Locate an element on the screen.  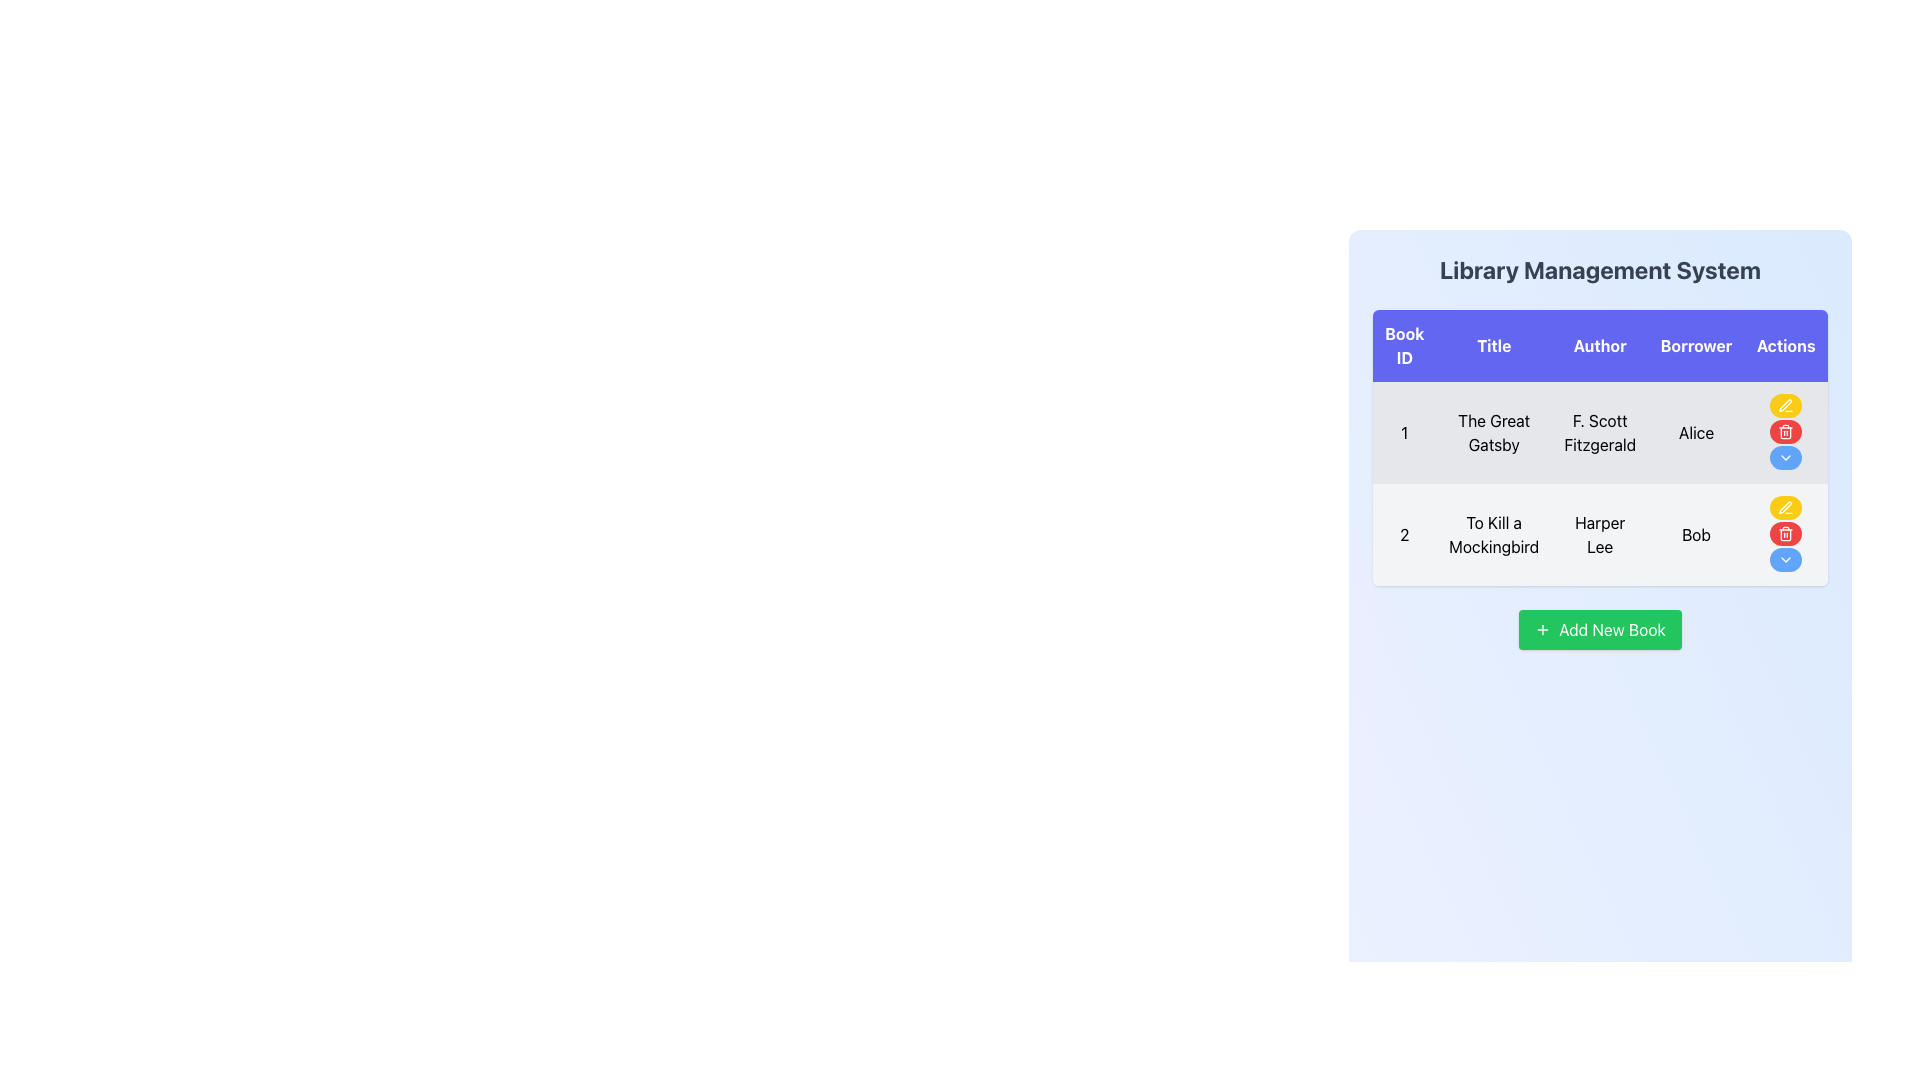
the red trash bin icon in the 'Actions' column of the first row of the table is located at coordinates (1786, 431).